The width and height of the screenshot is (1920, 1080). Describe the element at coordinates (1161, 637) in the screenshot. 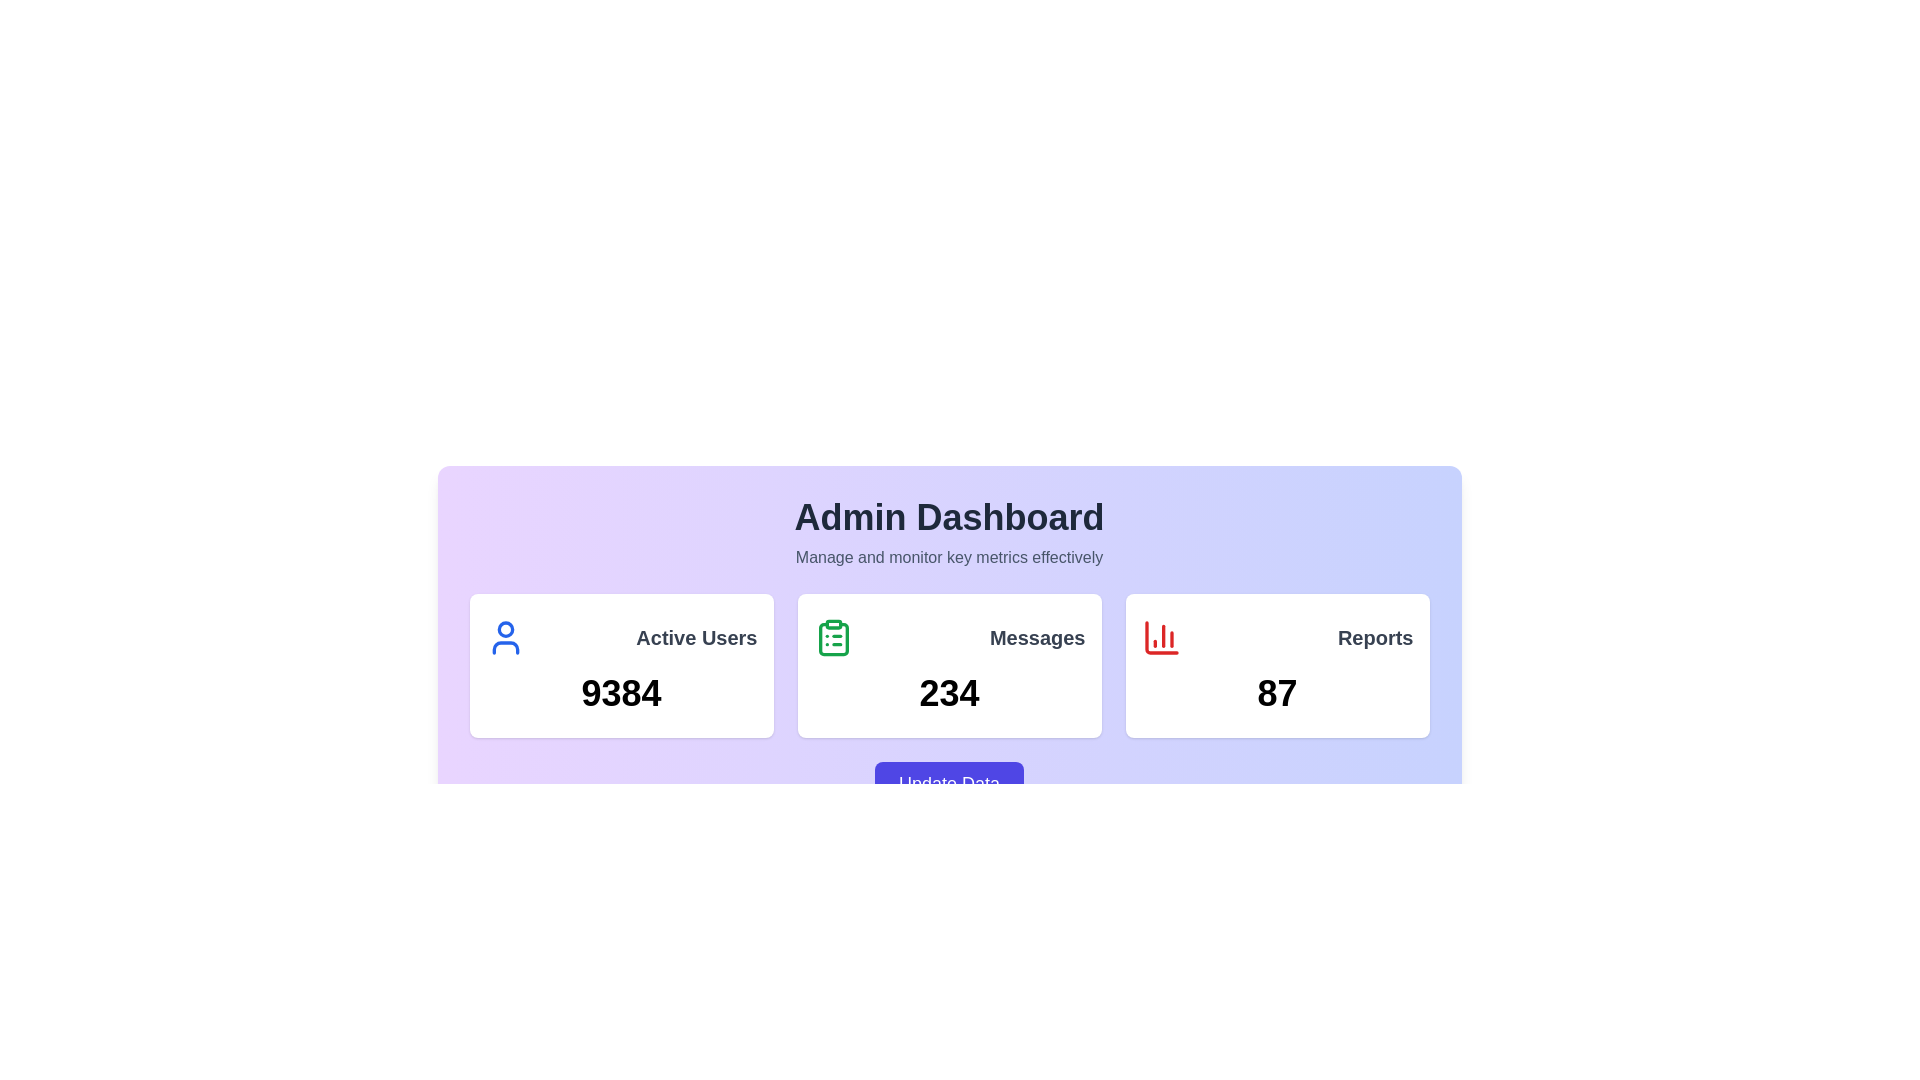

I see `the SVG graphical icon representing reports, located in the fourth card from the left in the dashboard, centrally aligned beneath the title 'Reports' and above the numerical value '87'` at that location.